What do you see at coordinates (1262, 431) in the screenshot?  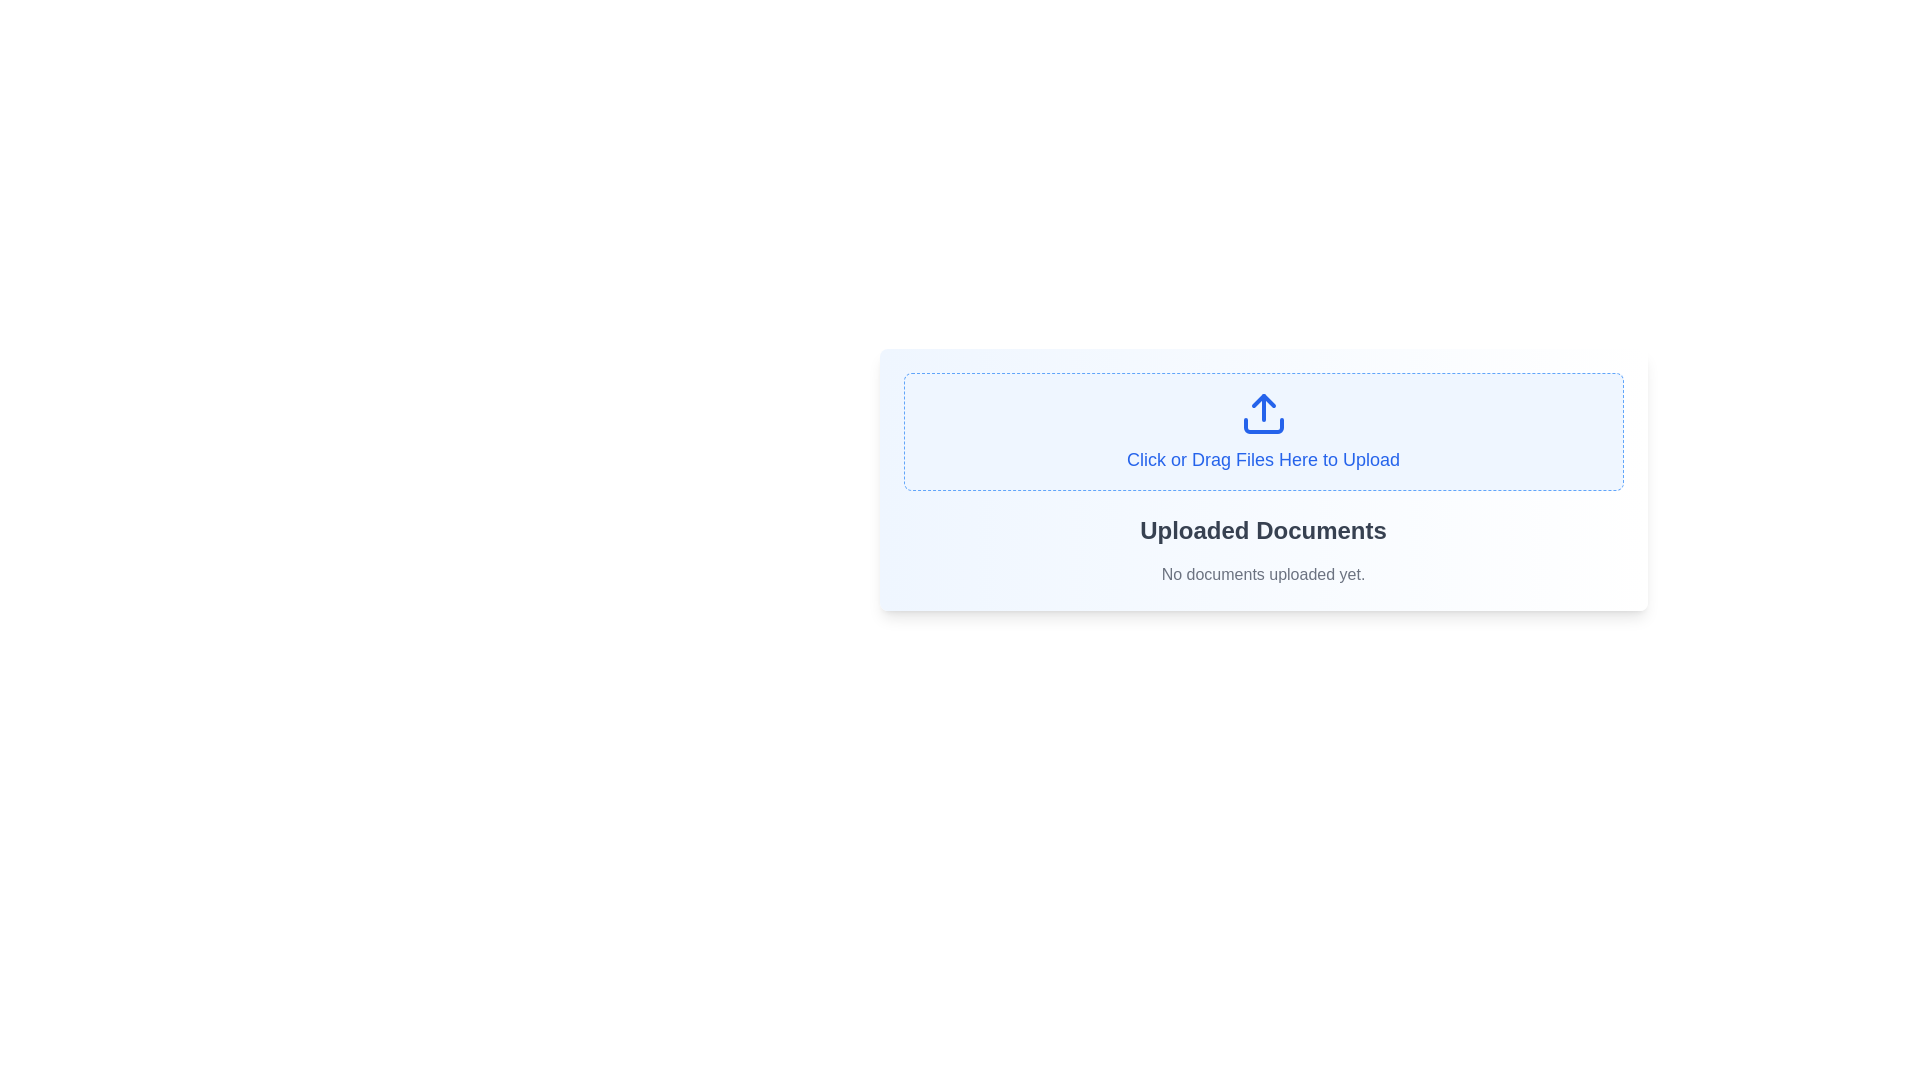 I see `the clickable area with the blue, underlined text 'Click or Drag Files Here to Upload' and the upward-facing arrow icon` at bounding box center [1262, 431].